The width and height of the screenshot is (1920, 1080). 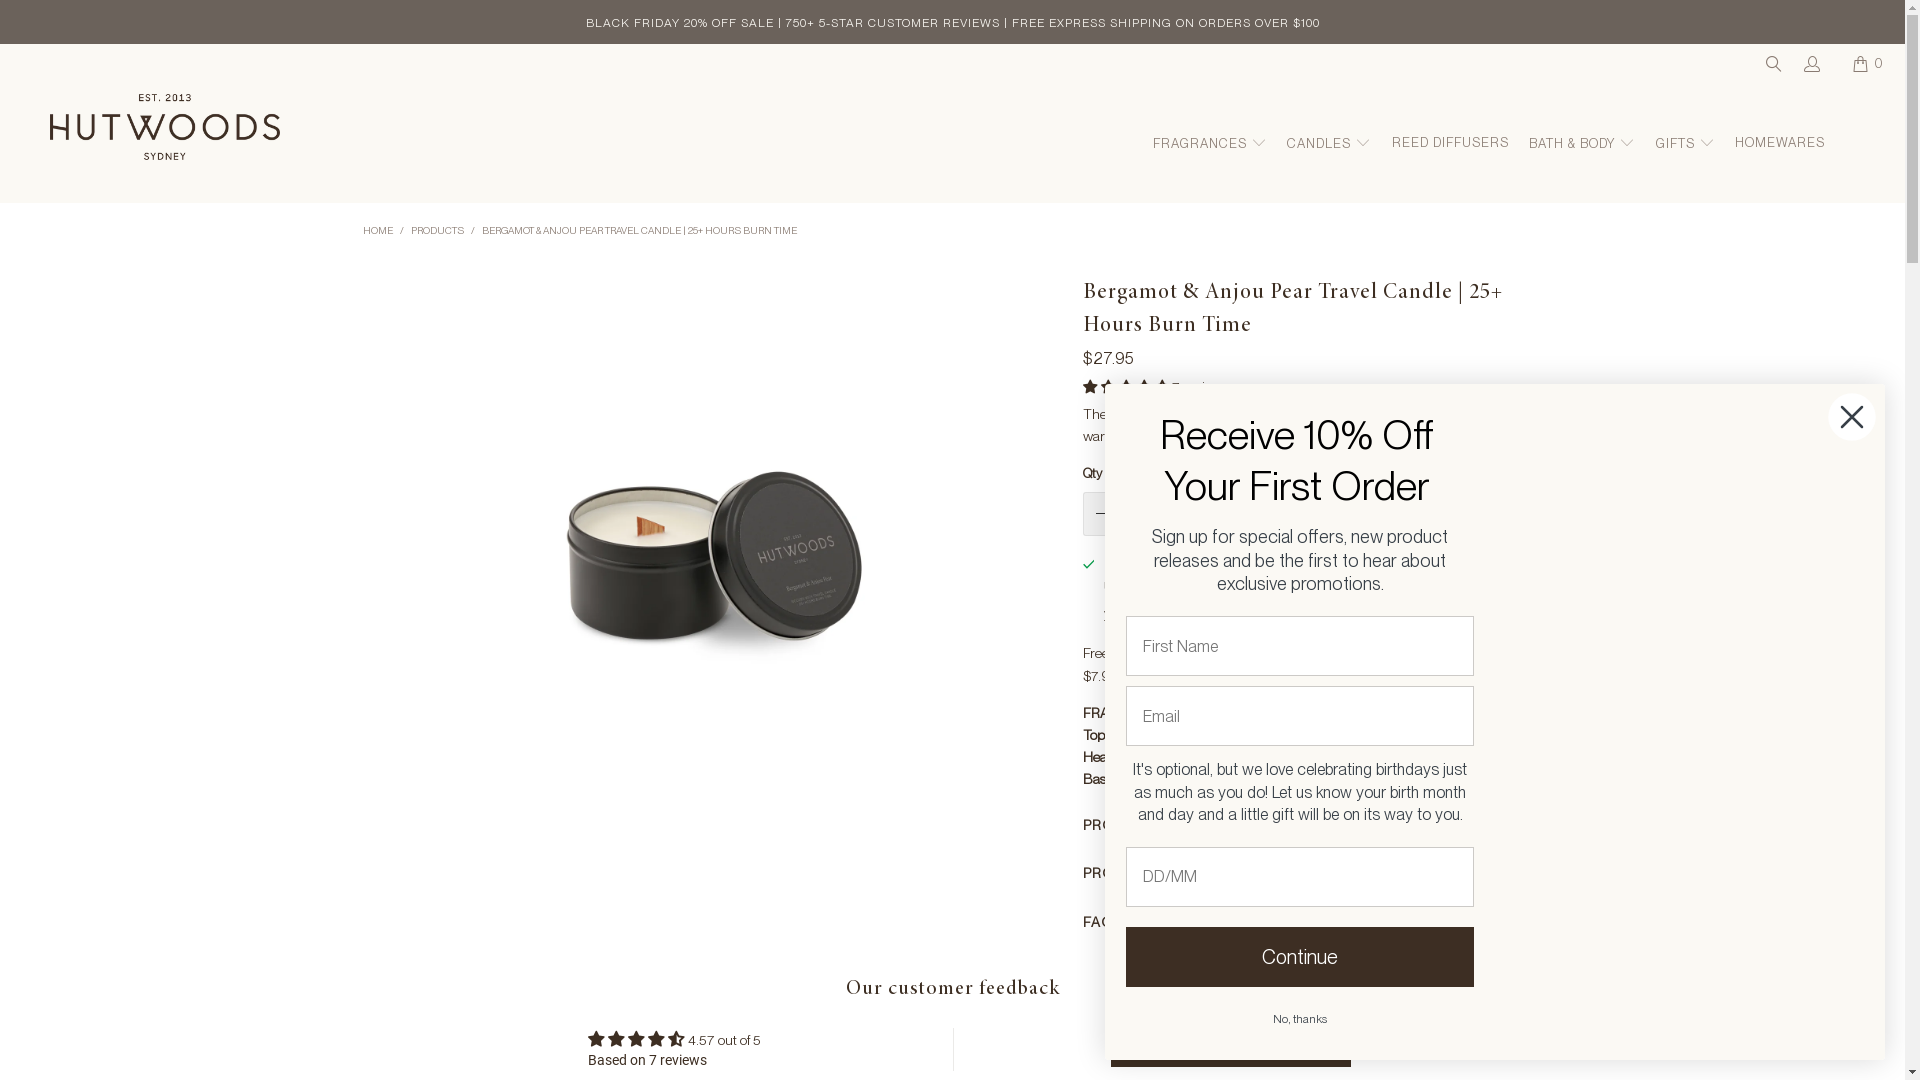 What do you see at coordinates (1318, 512) in the screenshot?
I see `'ADD TO CART'` at bounding box center [1318, 512].